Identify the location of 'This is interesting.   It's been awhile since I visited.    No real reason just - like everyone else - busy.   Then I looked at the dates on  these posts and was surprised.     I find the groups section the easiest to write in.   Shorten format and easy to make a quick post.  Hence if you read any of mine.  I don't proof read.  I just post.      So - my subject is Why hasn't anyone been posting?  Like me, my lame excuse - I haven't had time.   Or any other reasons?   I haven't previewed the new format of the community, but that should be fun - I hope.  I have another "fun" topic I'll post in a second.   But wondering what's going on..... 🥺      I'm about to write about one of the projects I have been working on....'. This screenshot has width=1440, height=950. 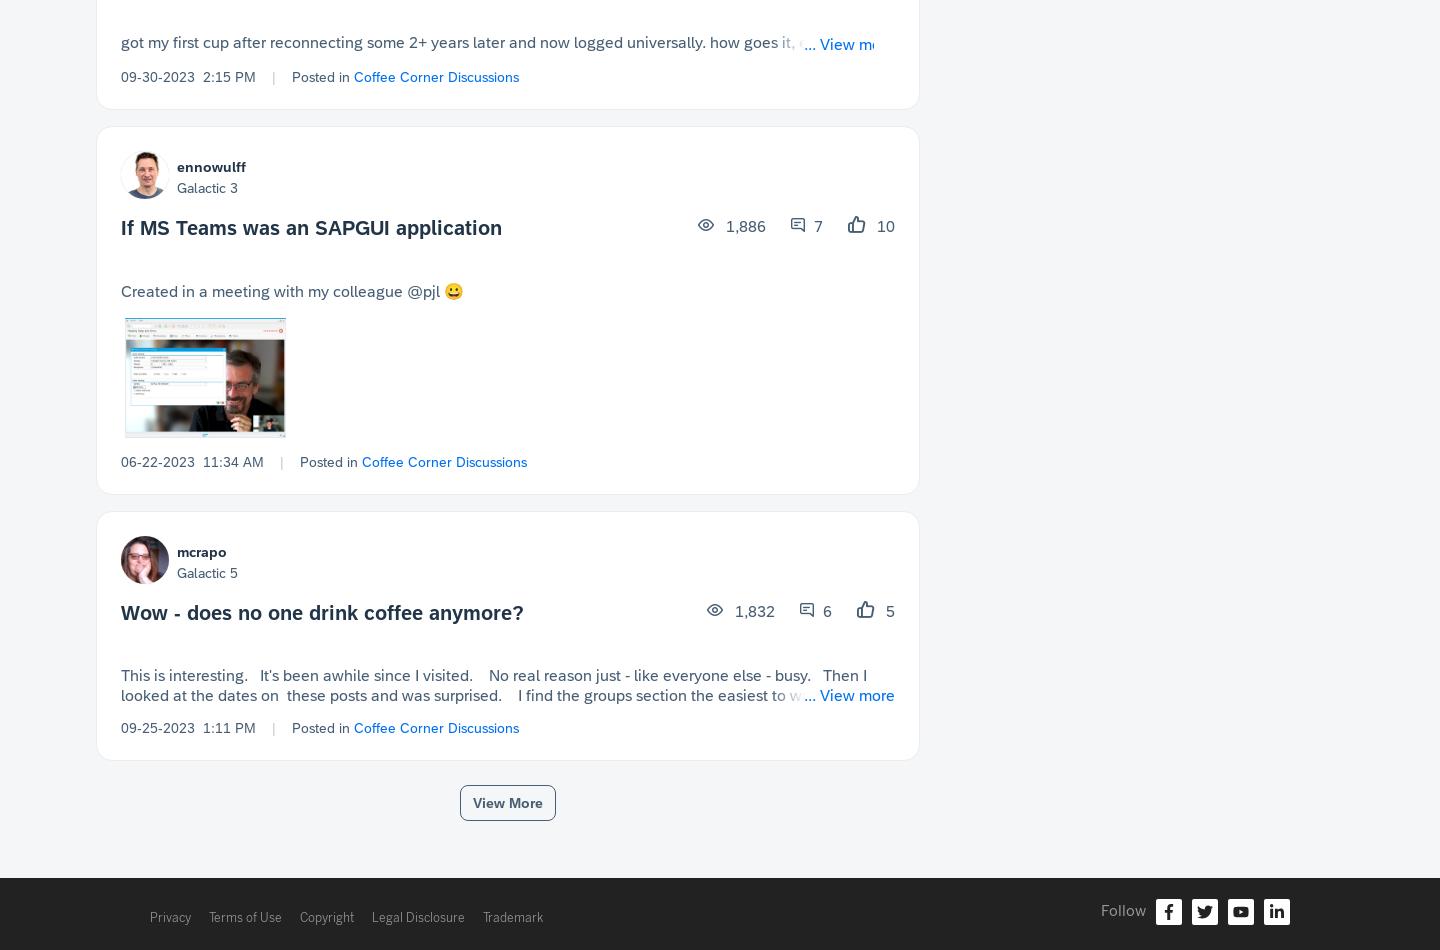
(505, 734).